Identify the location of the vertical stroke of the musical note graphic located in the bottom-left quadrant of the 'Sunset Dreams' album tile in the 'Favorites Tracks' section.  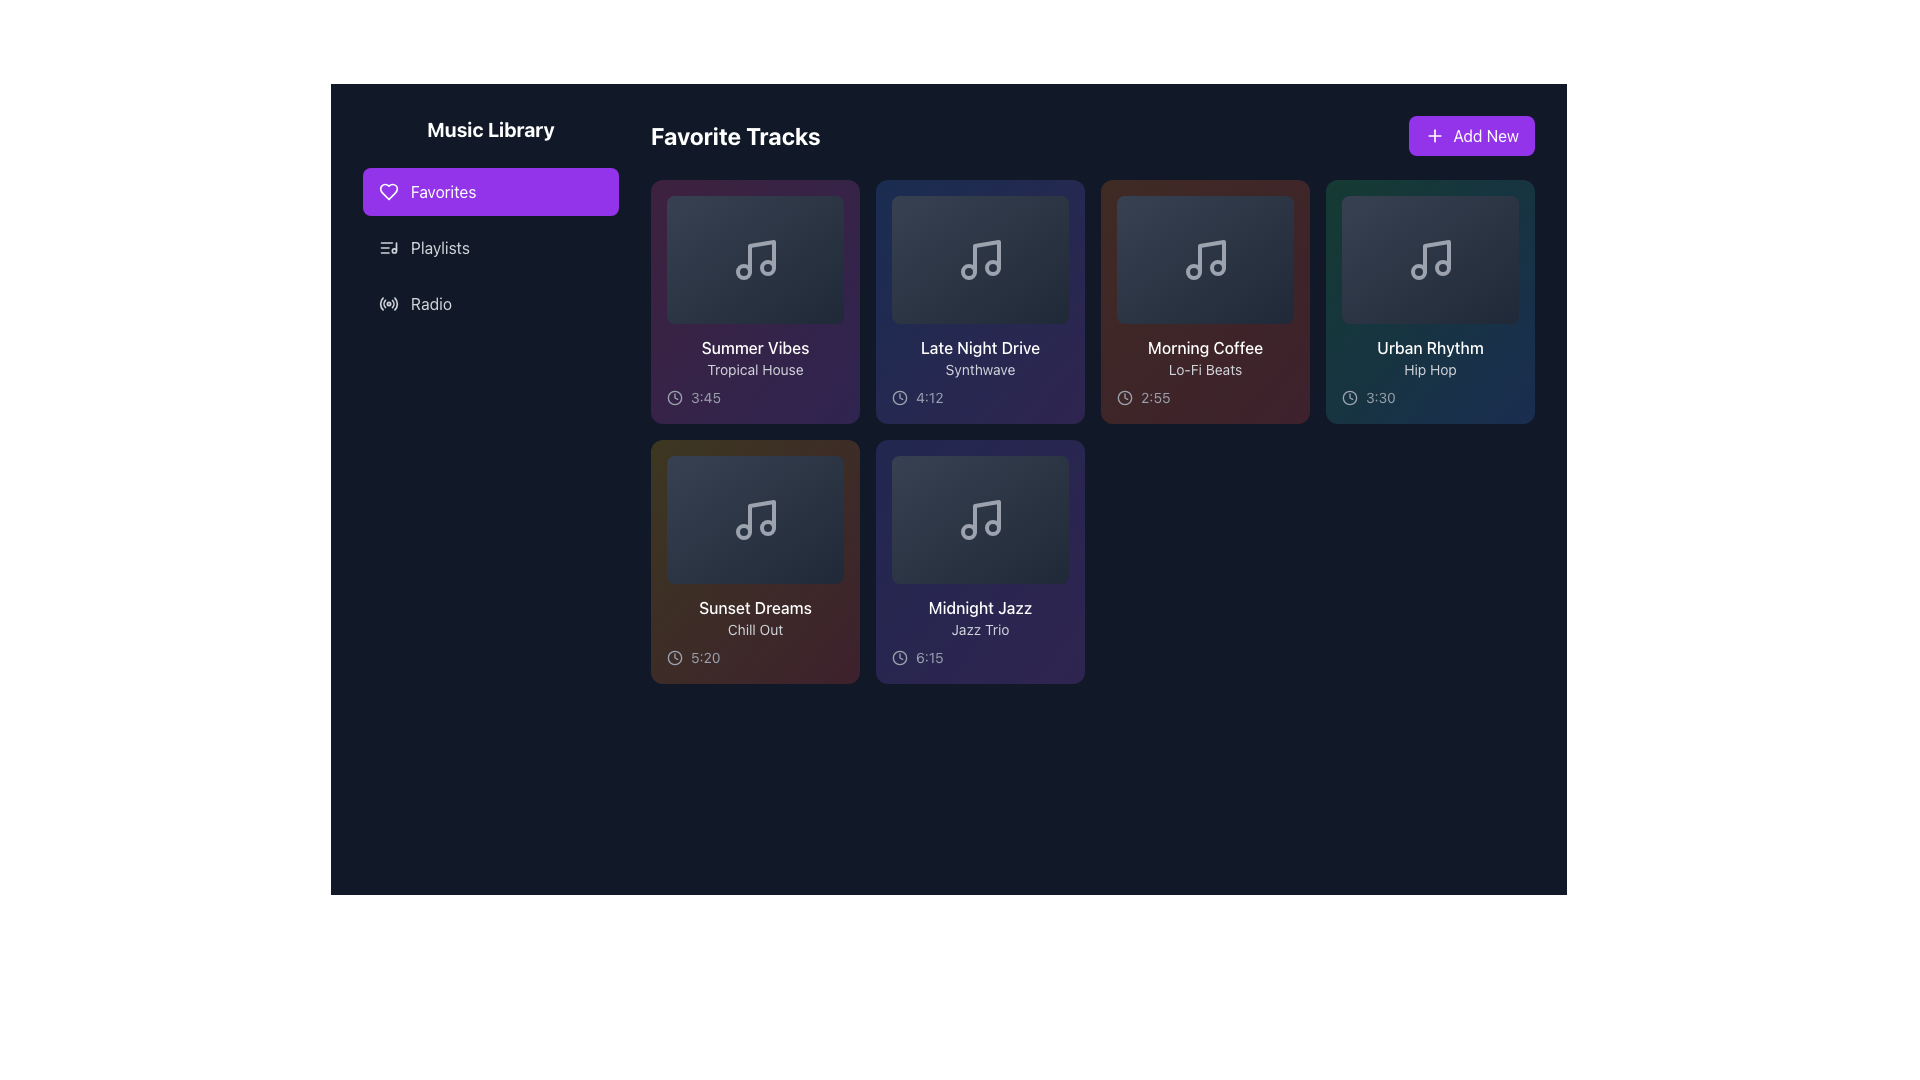
(760, 515).